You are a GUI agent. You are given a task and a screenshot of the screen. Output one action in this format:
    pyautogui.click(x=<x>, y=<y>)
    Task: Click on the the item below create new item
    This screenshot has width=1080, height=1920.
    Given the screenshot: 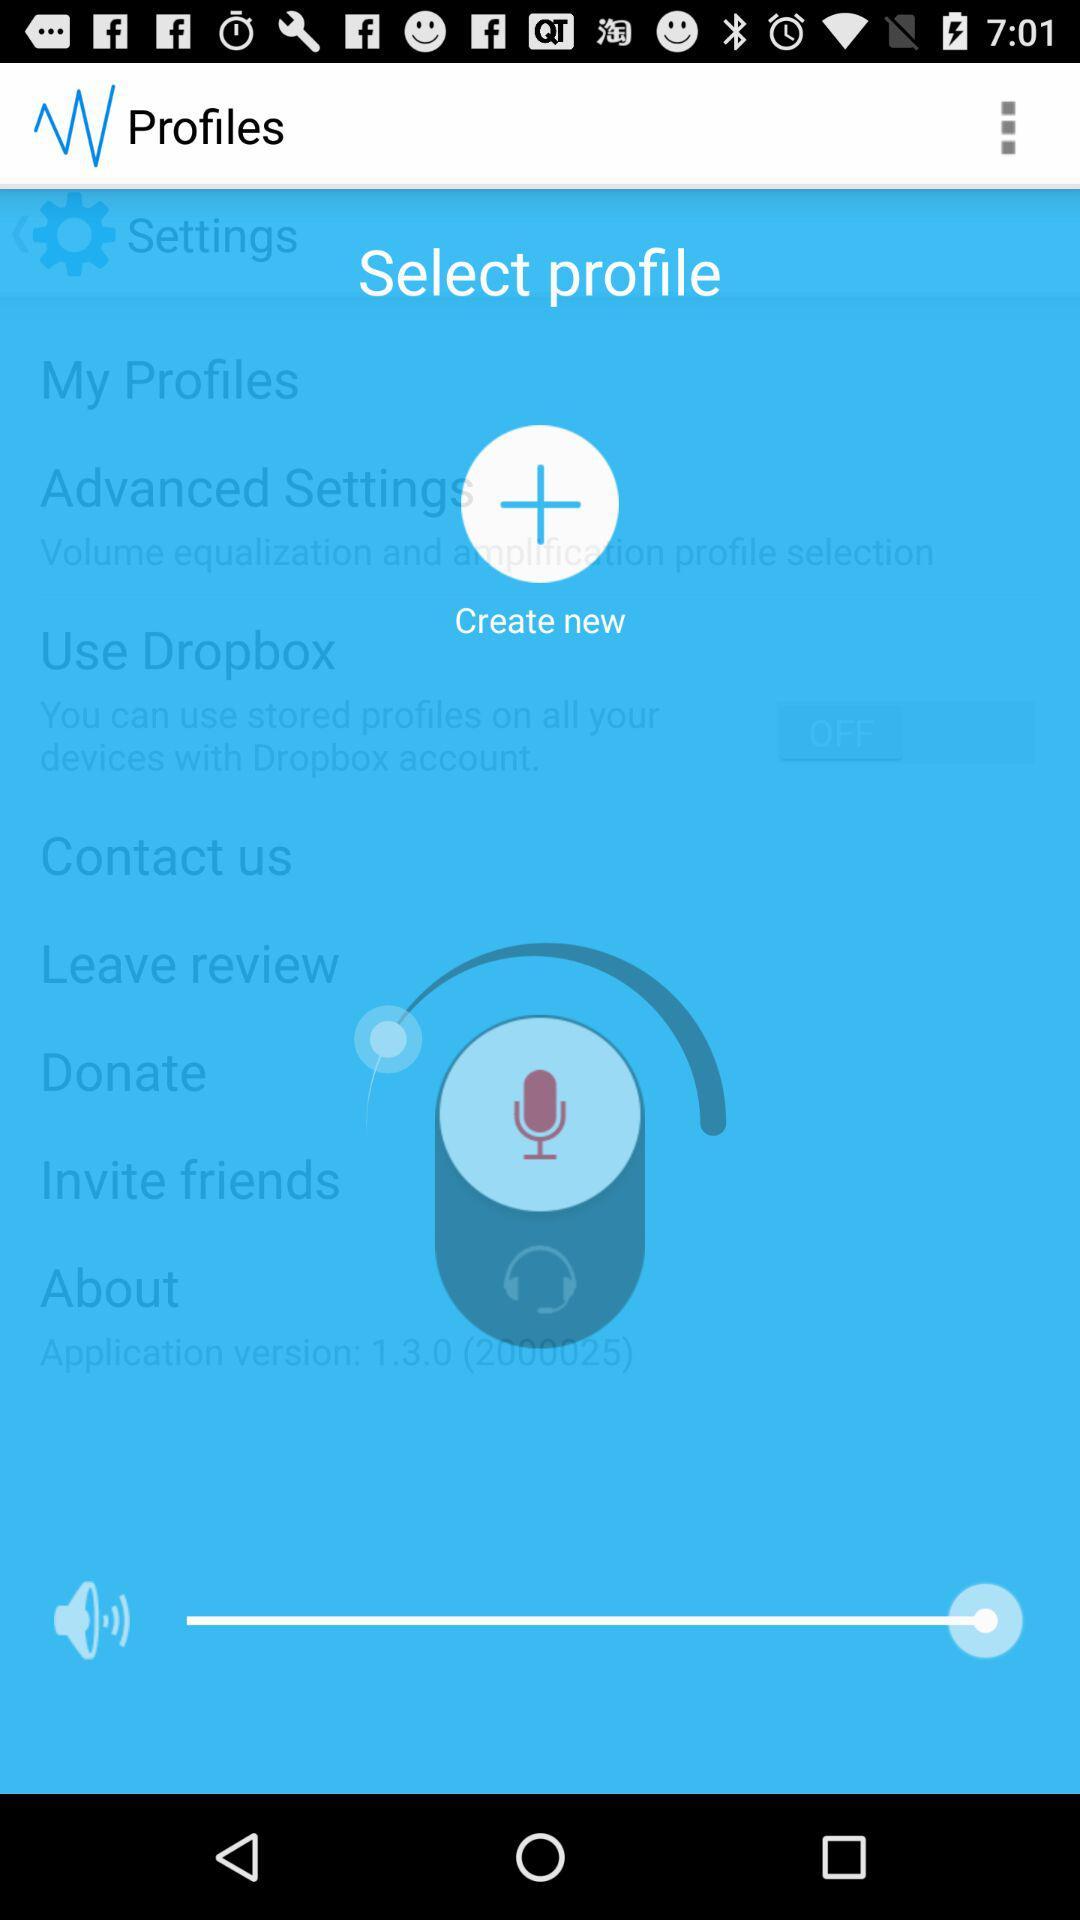 What is the action you would take?
    pyautogui.click(x=540, y=1122)
    